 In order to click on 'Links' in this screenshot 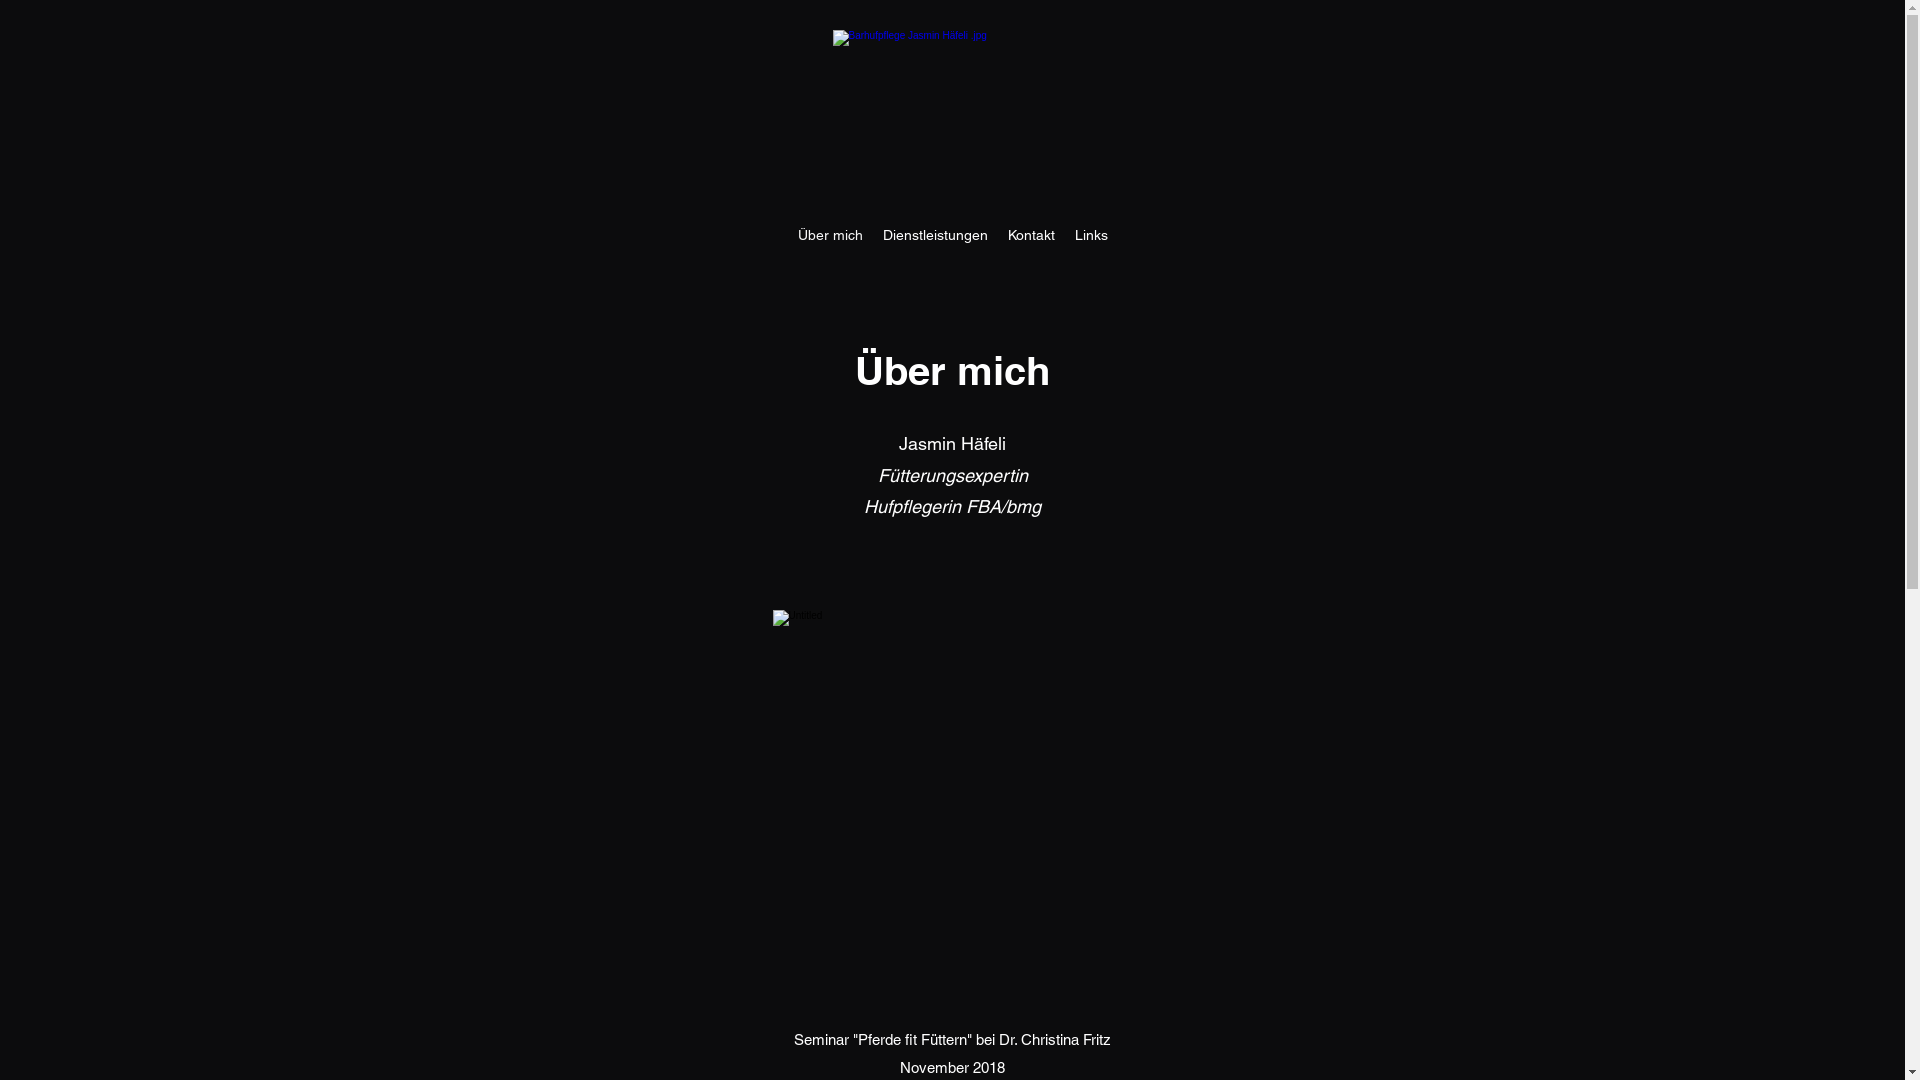, I will do `click(1089, 234)`.